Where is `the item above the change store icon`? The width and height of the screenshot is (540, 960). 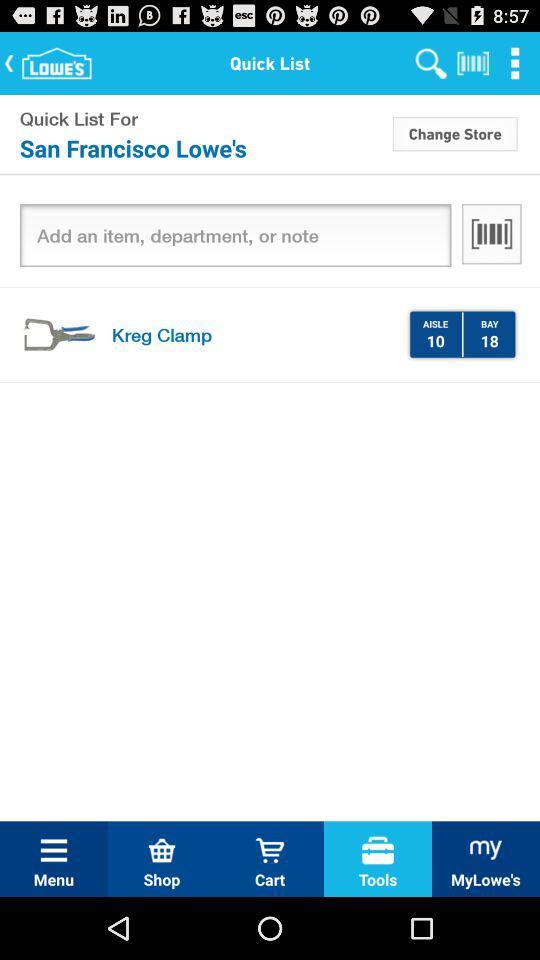
the item above the change store icon is located at coordinates (515, 62).